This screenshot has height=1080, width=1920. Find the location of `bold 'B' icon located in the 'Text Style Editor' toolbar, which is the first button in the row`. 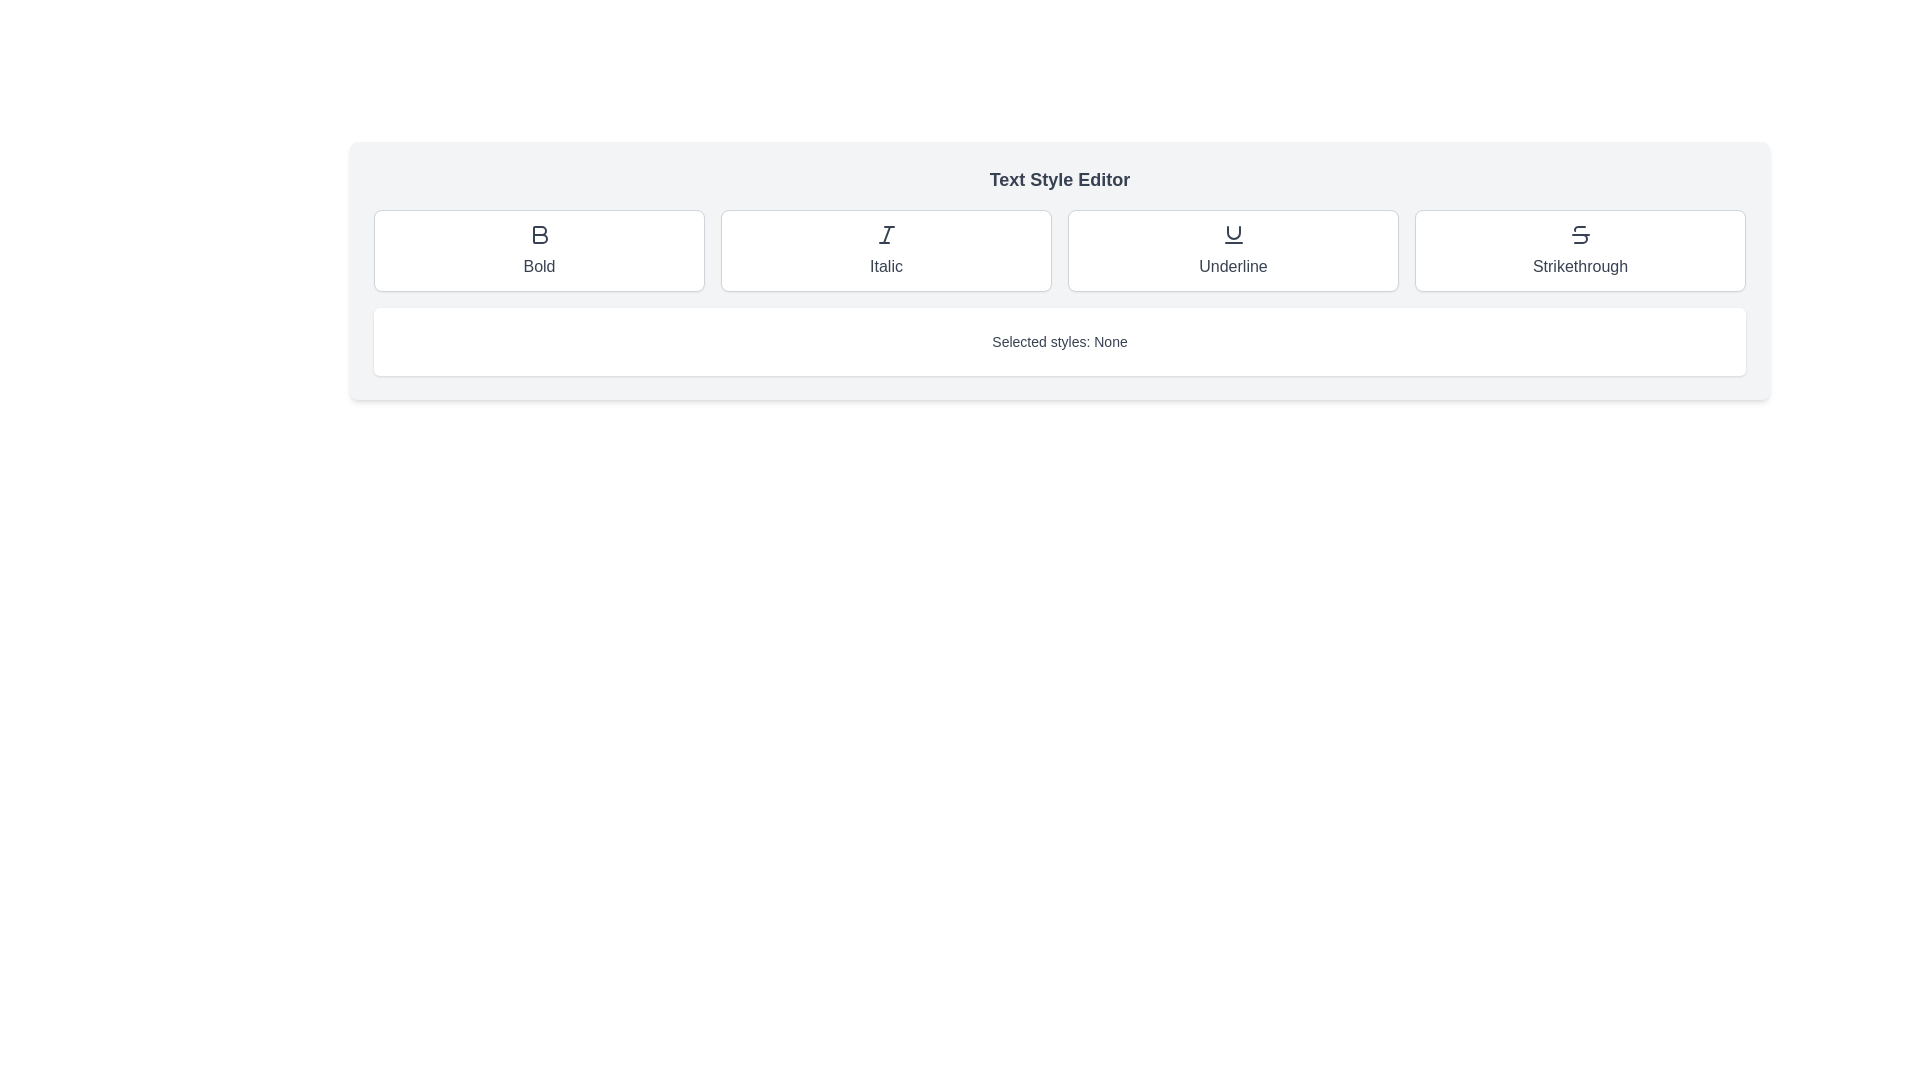

bold 'B' icon located in the 'Text Style Editor' toolbar, which is the first button in the row is located at coordinates (539, 234).